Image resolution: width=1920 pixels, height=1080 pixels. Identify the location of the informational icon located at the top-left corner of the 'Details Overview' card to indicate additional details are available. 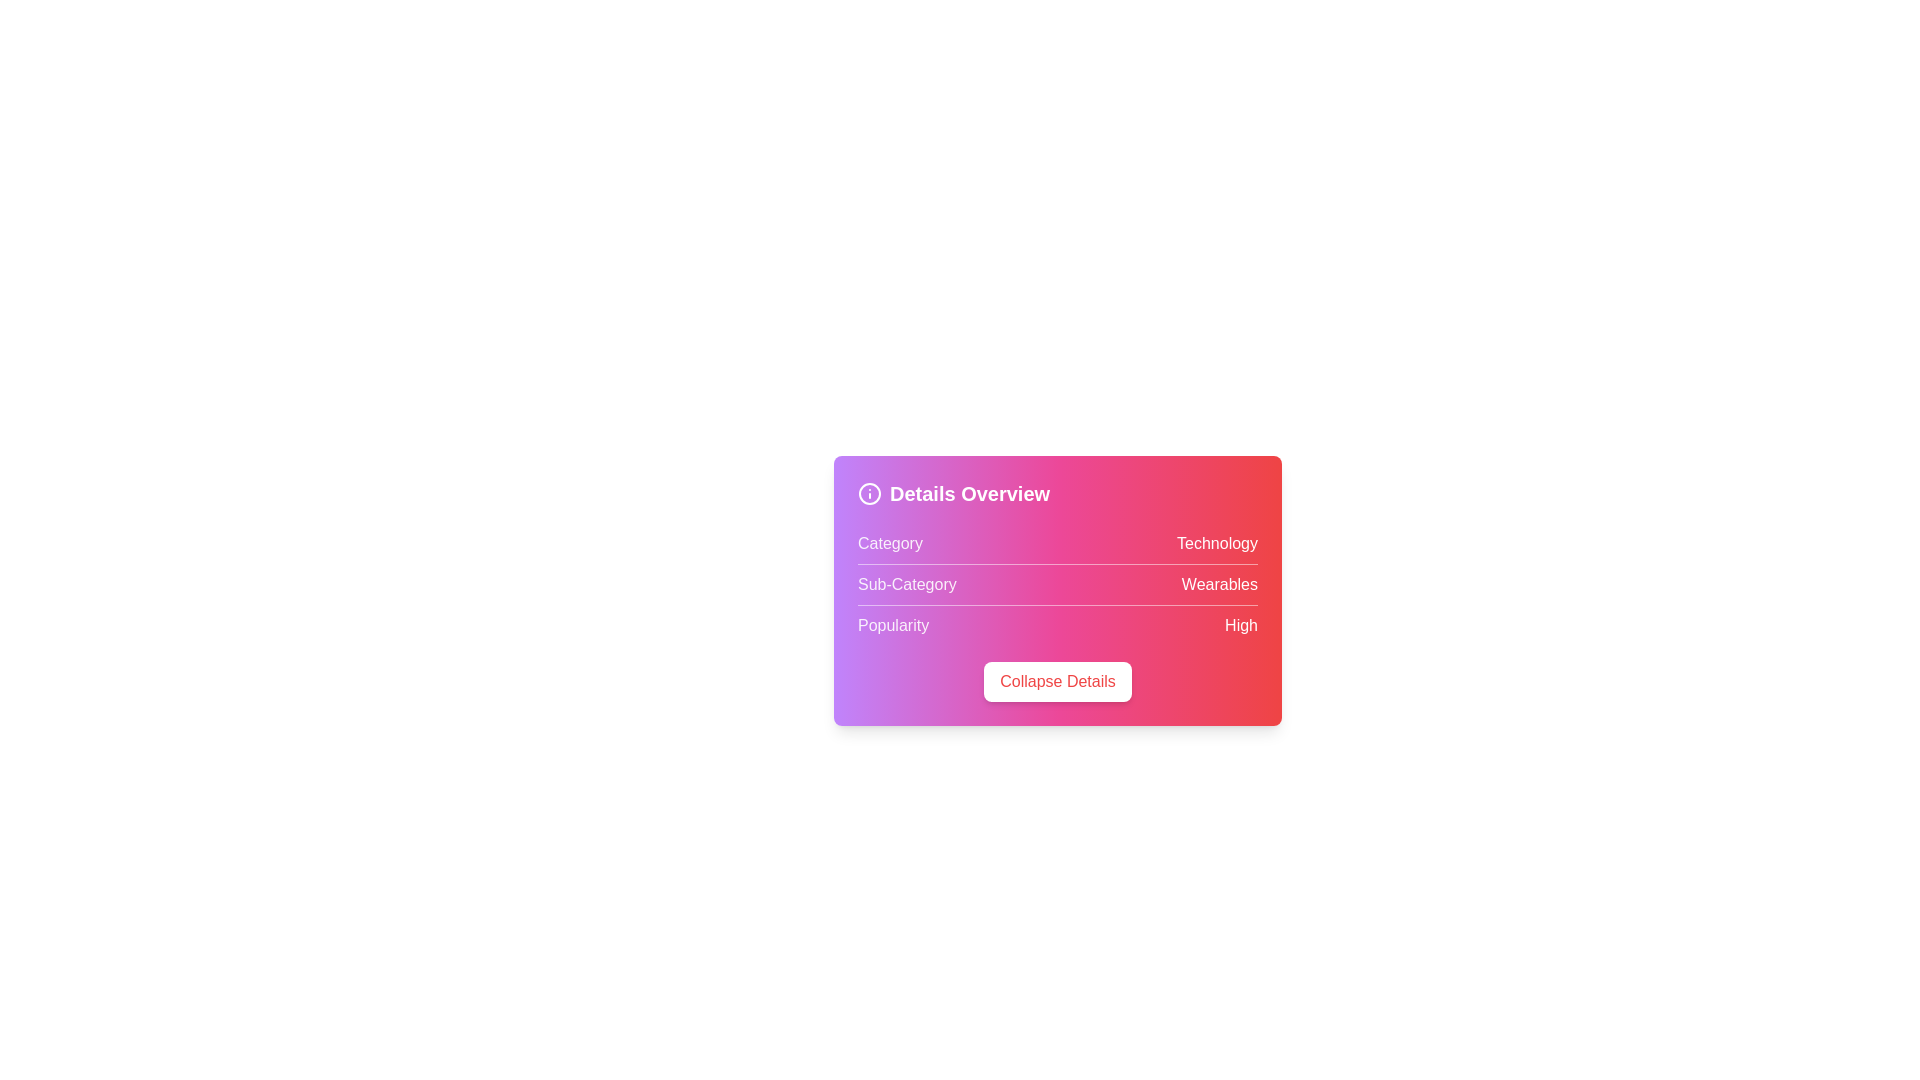
(869, 493).